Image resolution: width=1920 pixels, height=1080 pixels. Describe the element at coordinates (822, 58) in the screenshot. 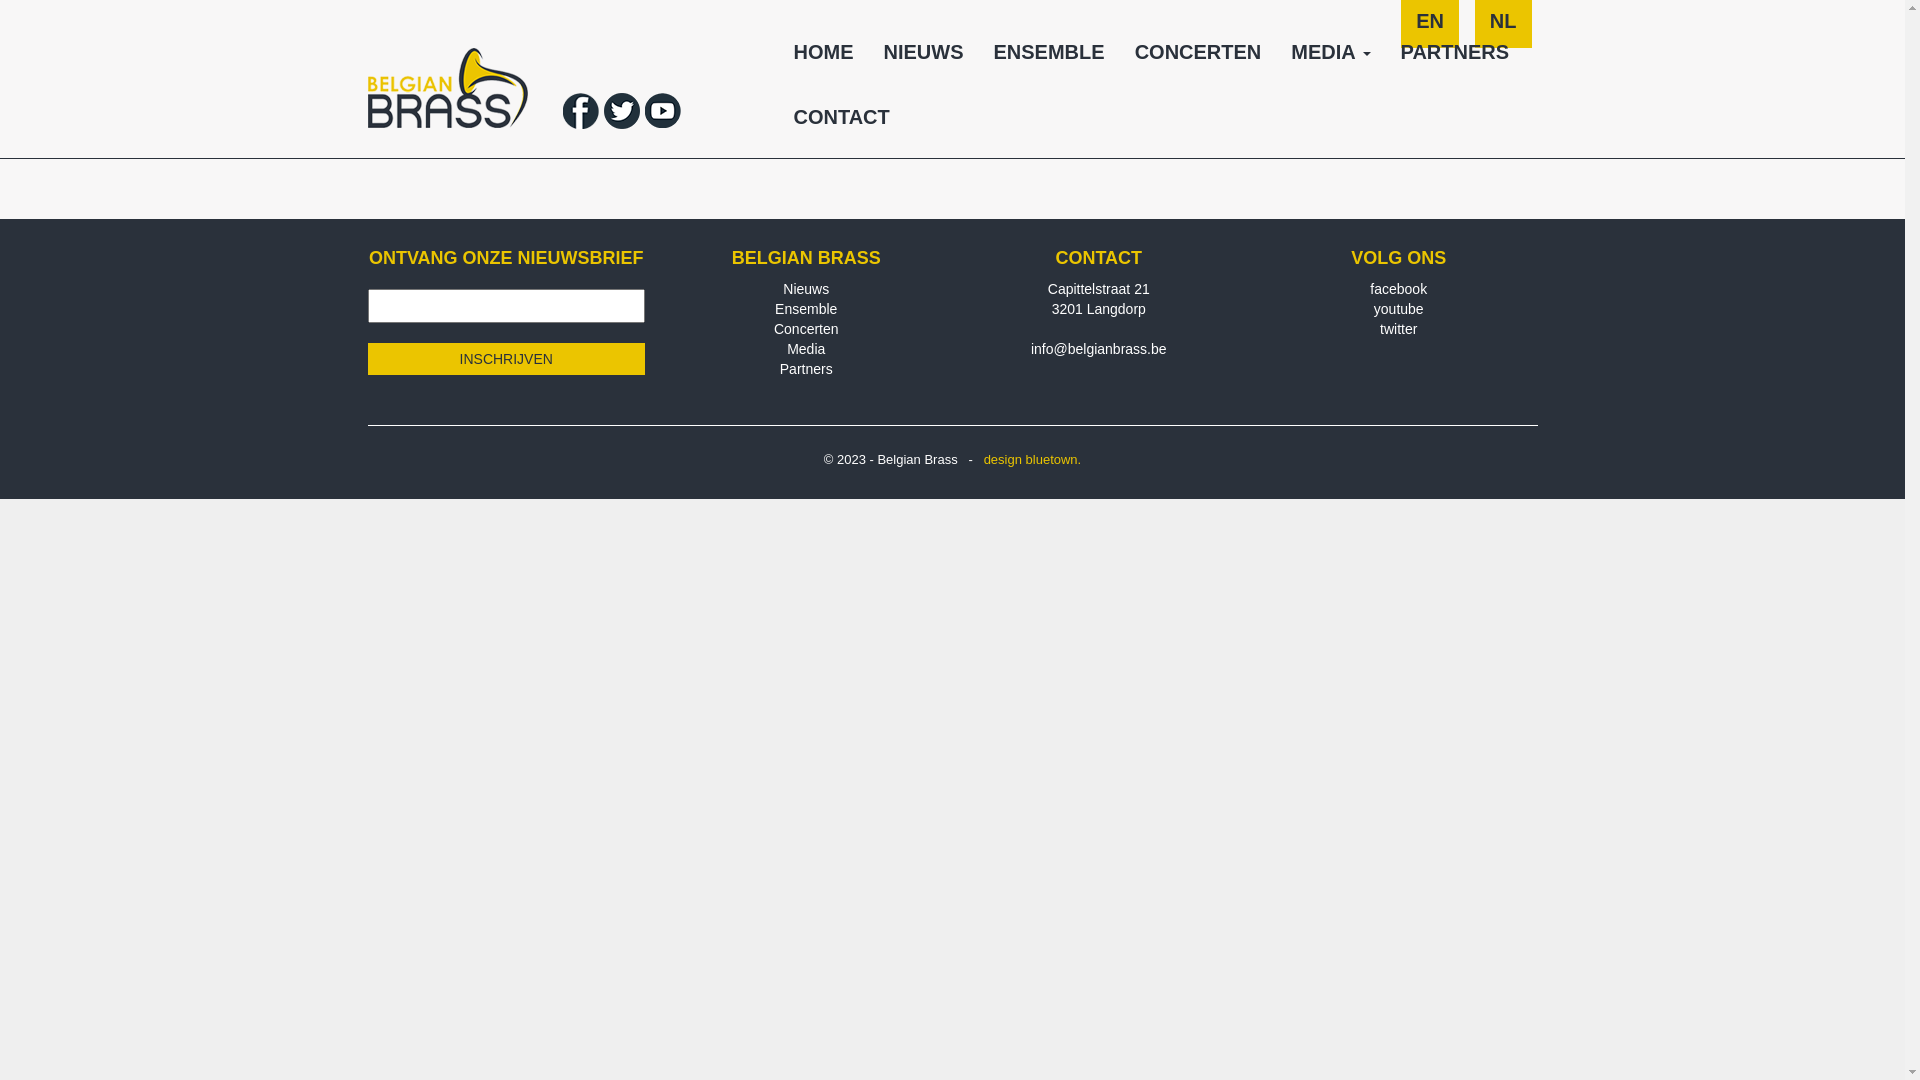

I see `'HOME'` at that location.